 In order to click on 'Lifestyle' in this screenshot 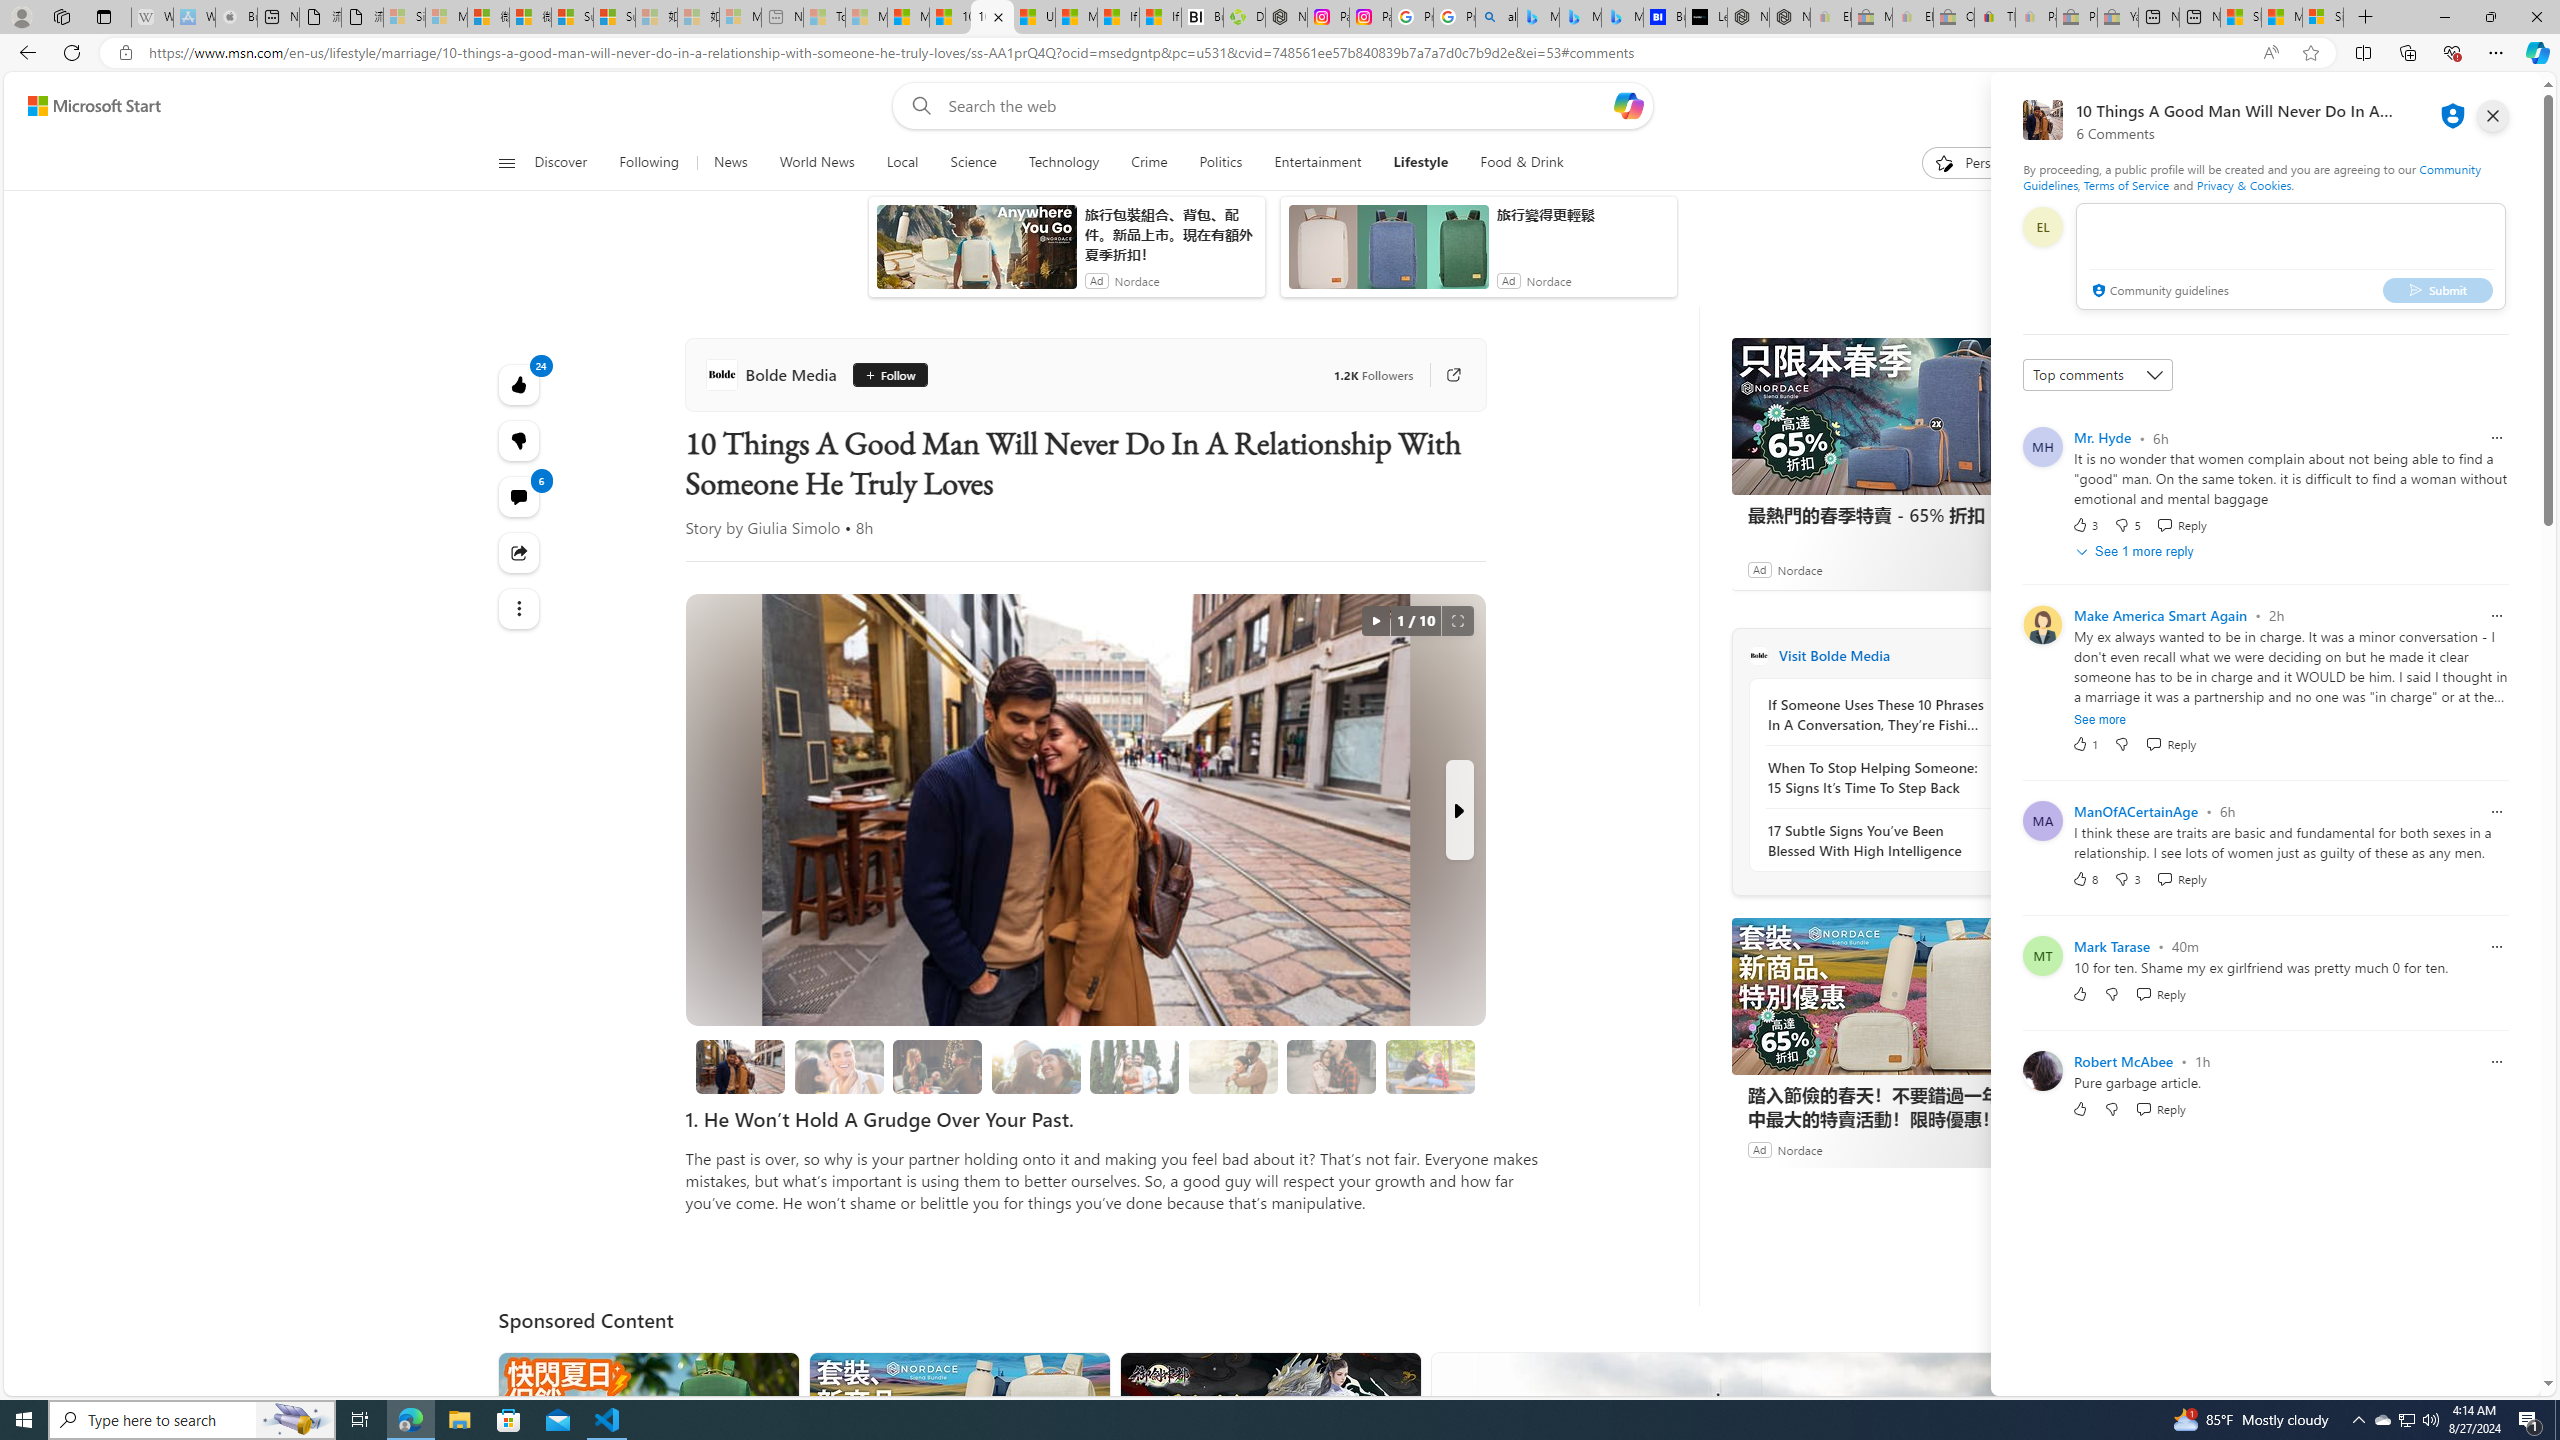, I will do `click(1419, 162)`.